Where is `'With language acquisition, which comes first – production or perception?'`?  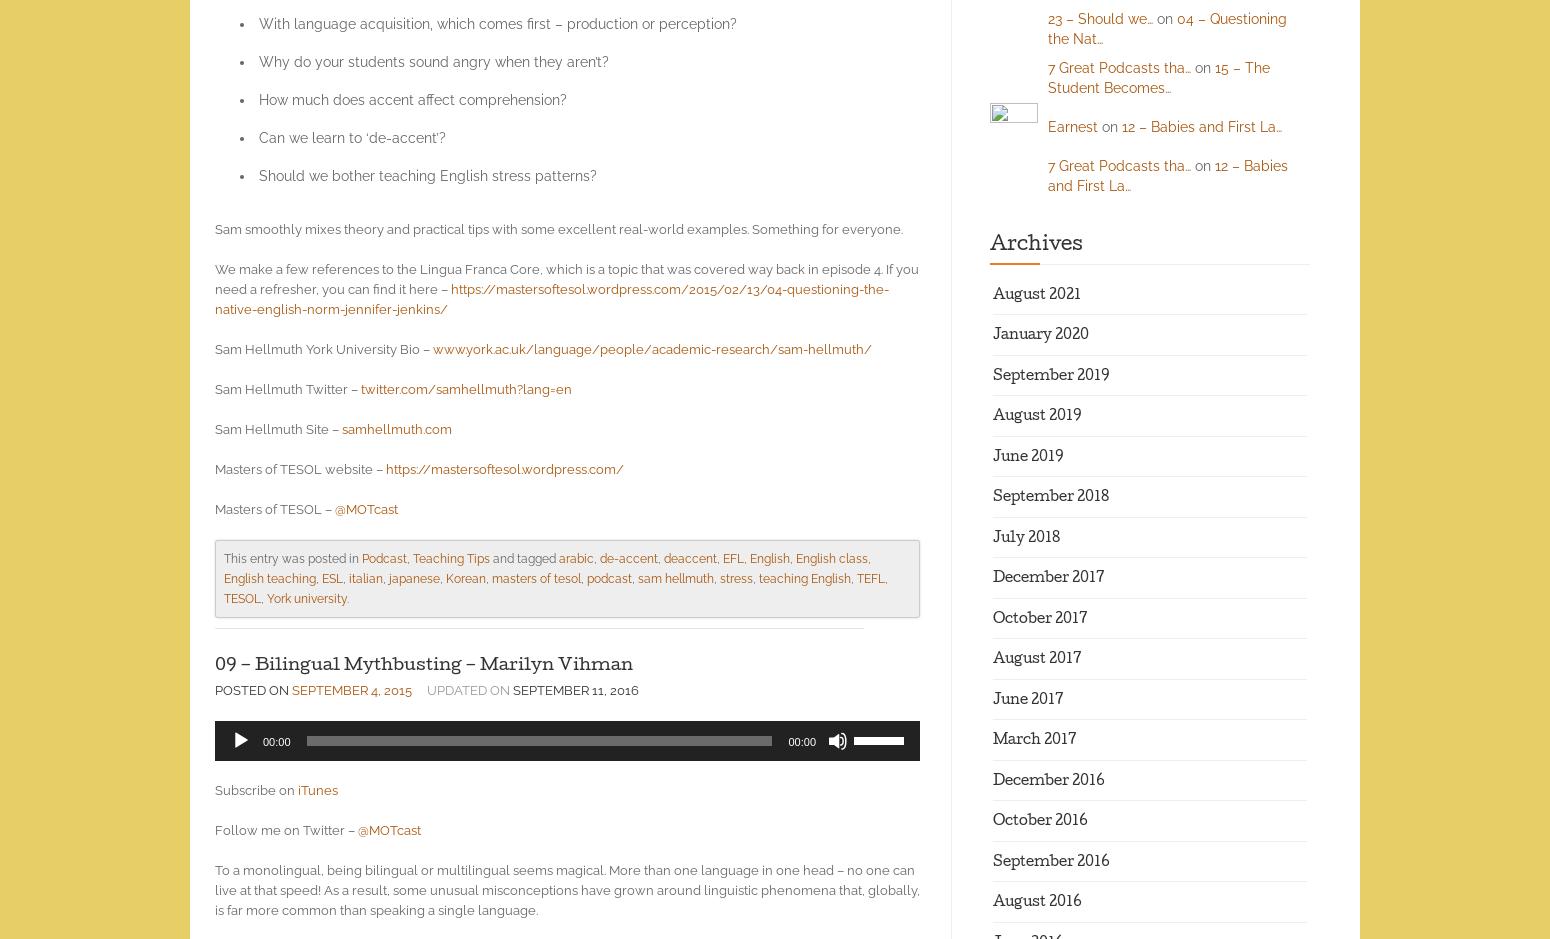
'With language acquisition, which comes first – production or perception?' is located at coordinates (259, 24).